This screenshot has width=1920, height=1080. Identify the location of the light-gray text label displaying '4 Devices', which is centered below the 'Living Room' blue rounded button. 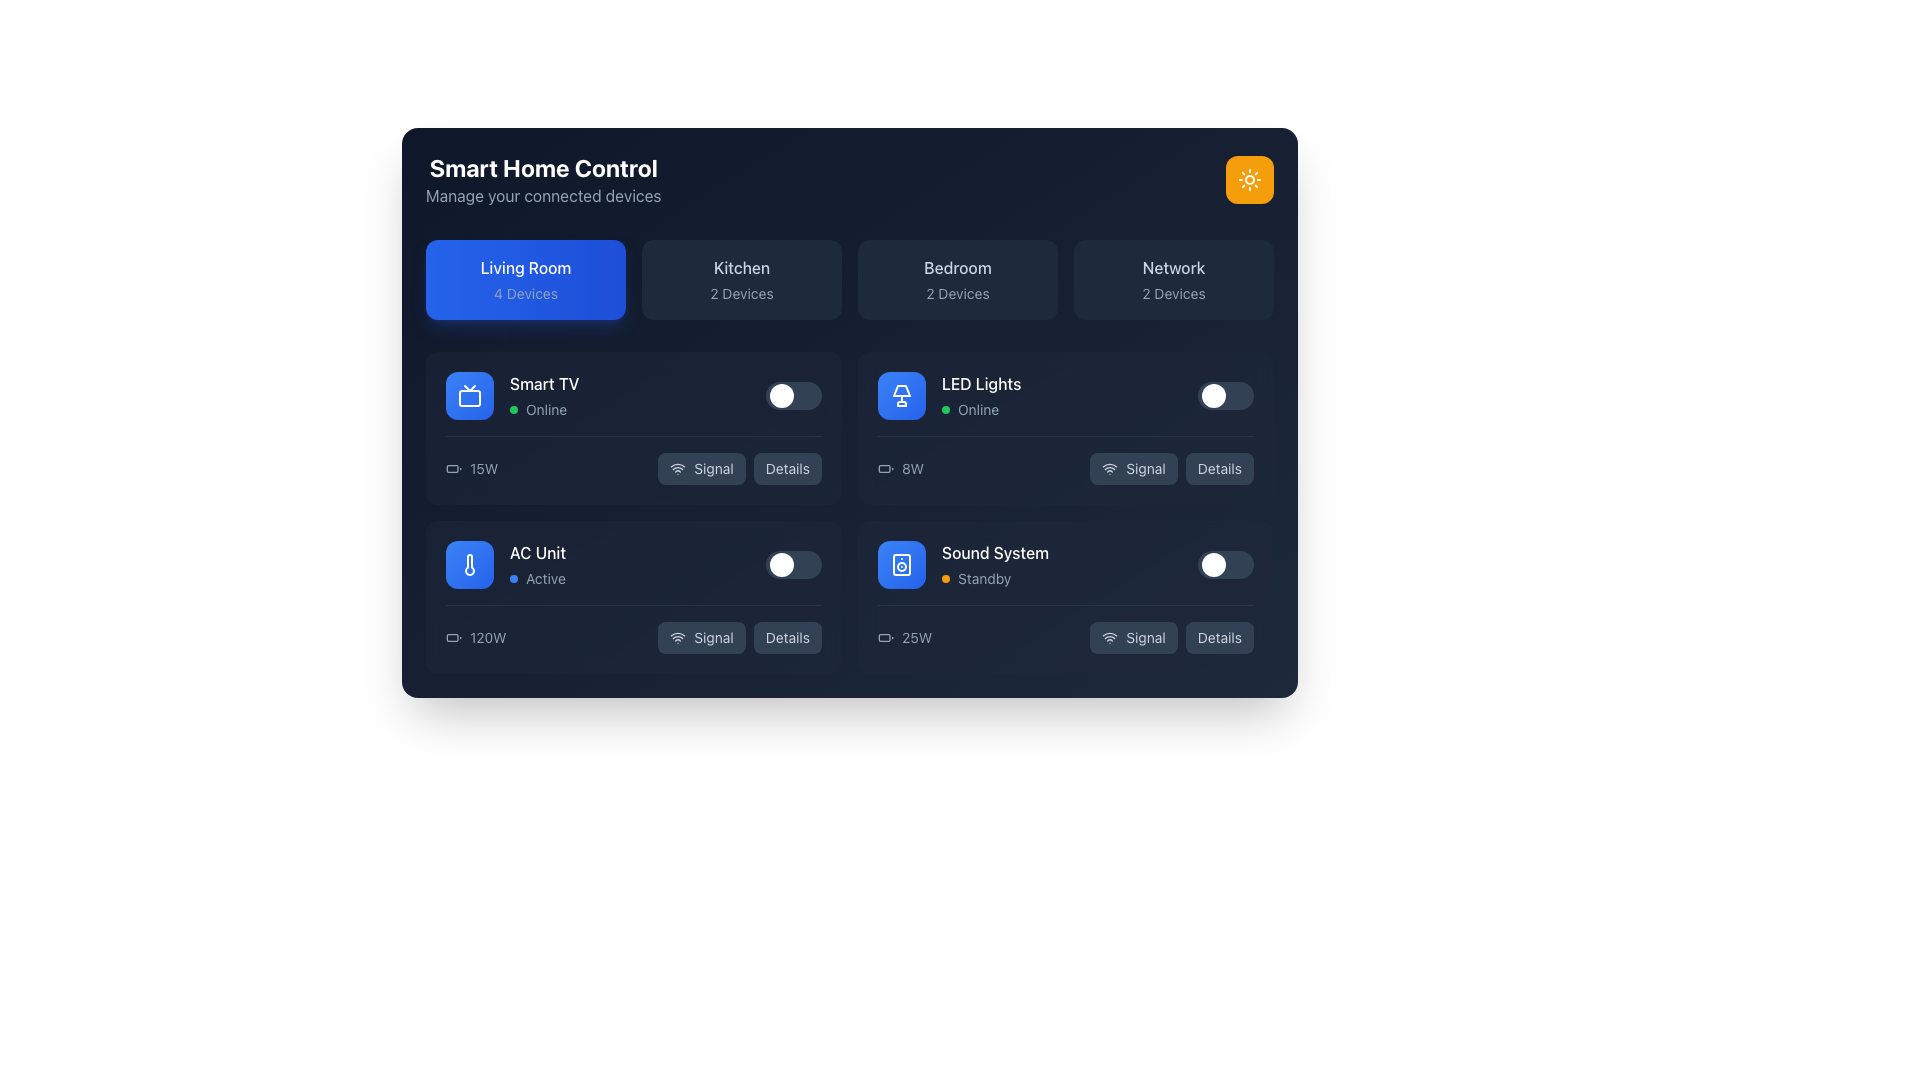
(526, 293).